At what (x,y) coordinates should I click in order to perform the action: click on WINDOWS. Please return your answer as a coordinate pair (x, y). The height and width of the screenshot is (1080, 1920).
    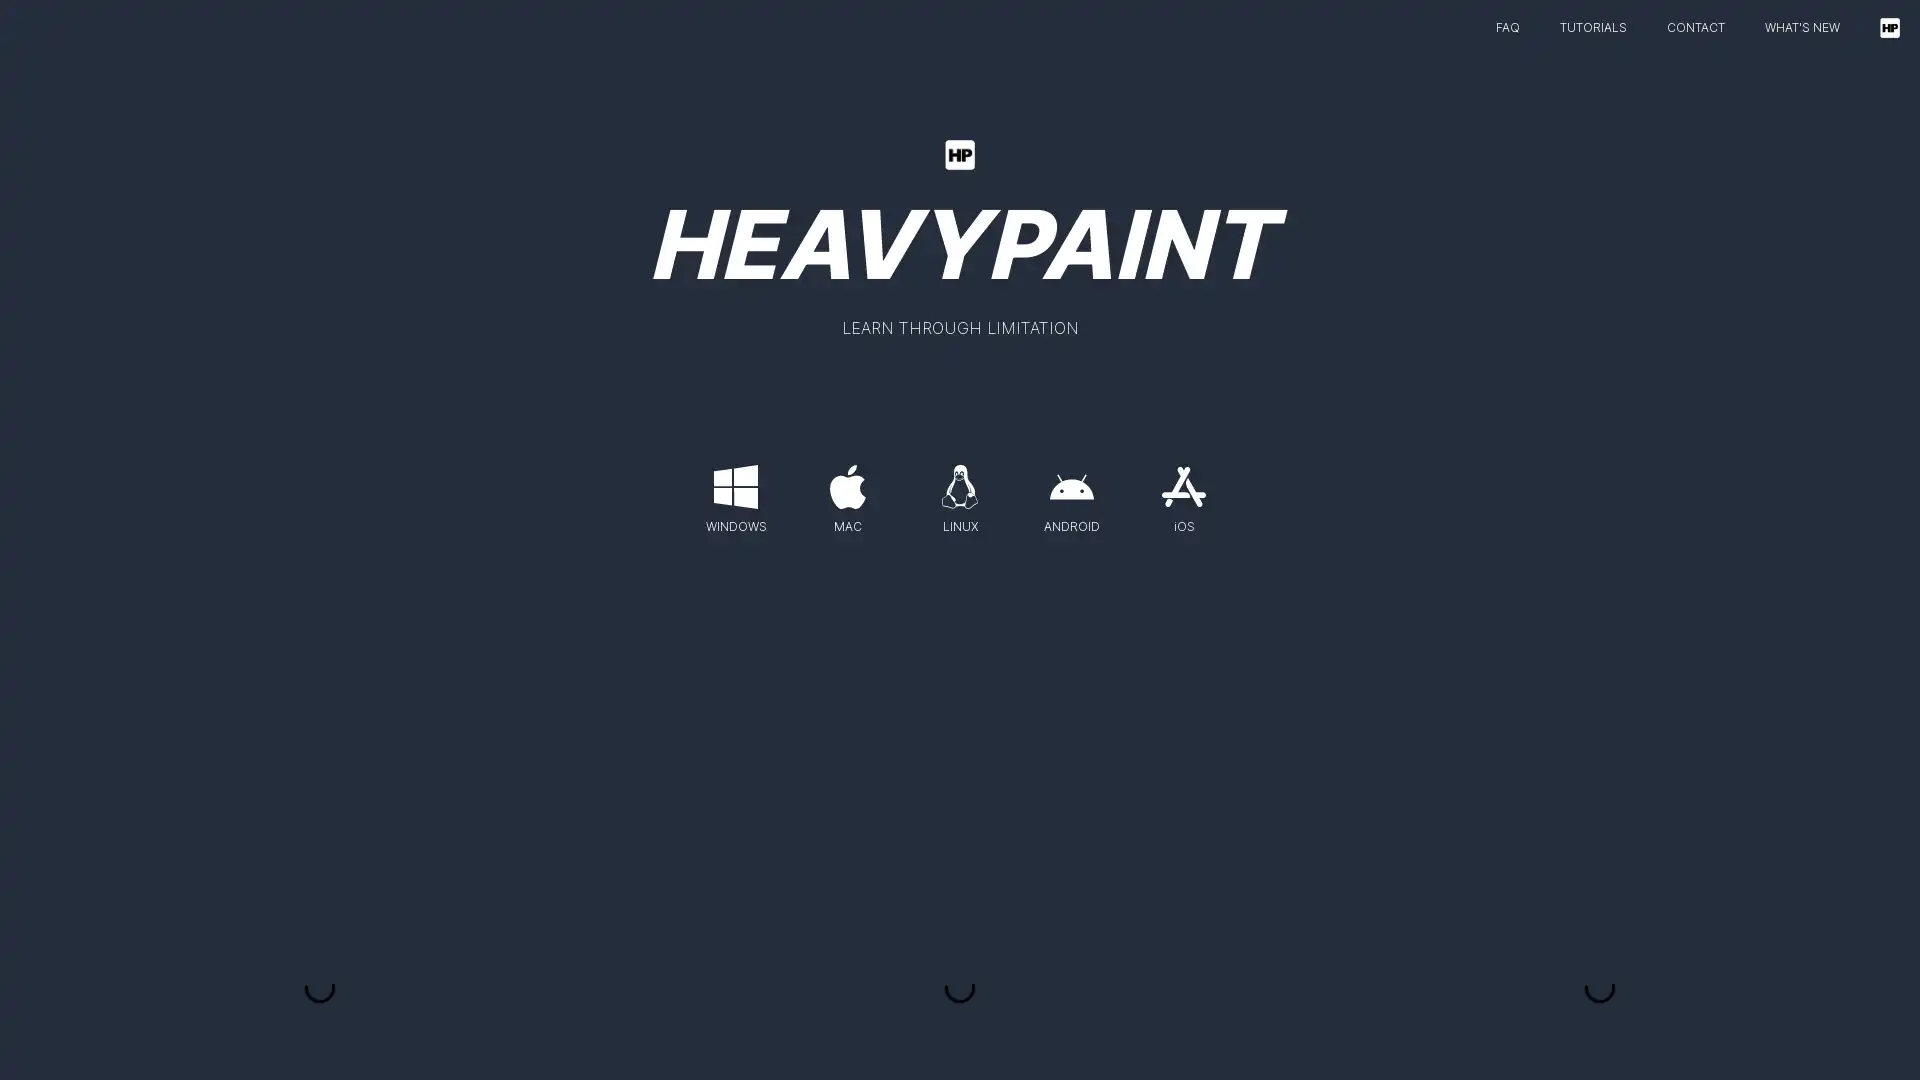
    Looking at the image, I should click on (734, 493).